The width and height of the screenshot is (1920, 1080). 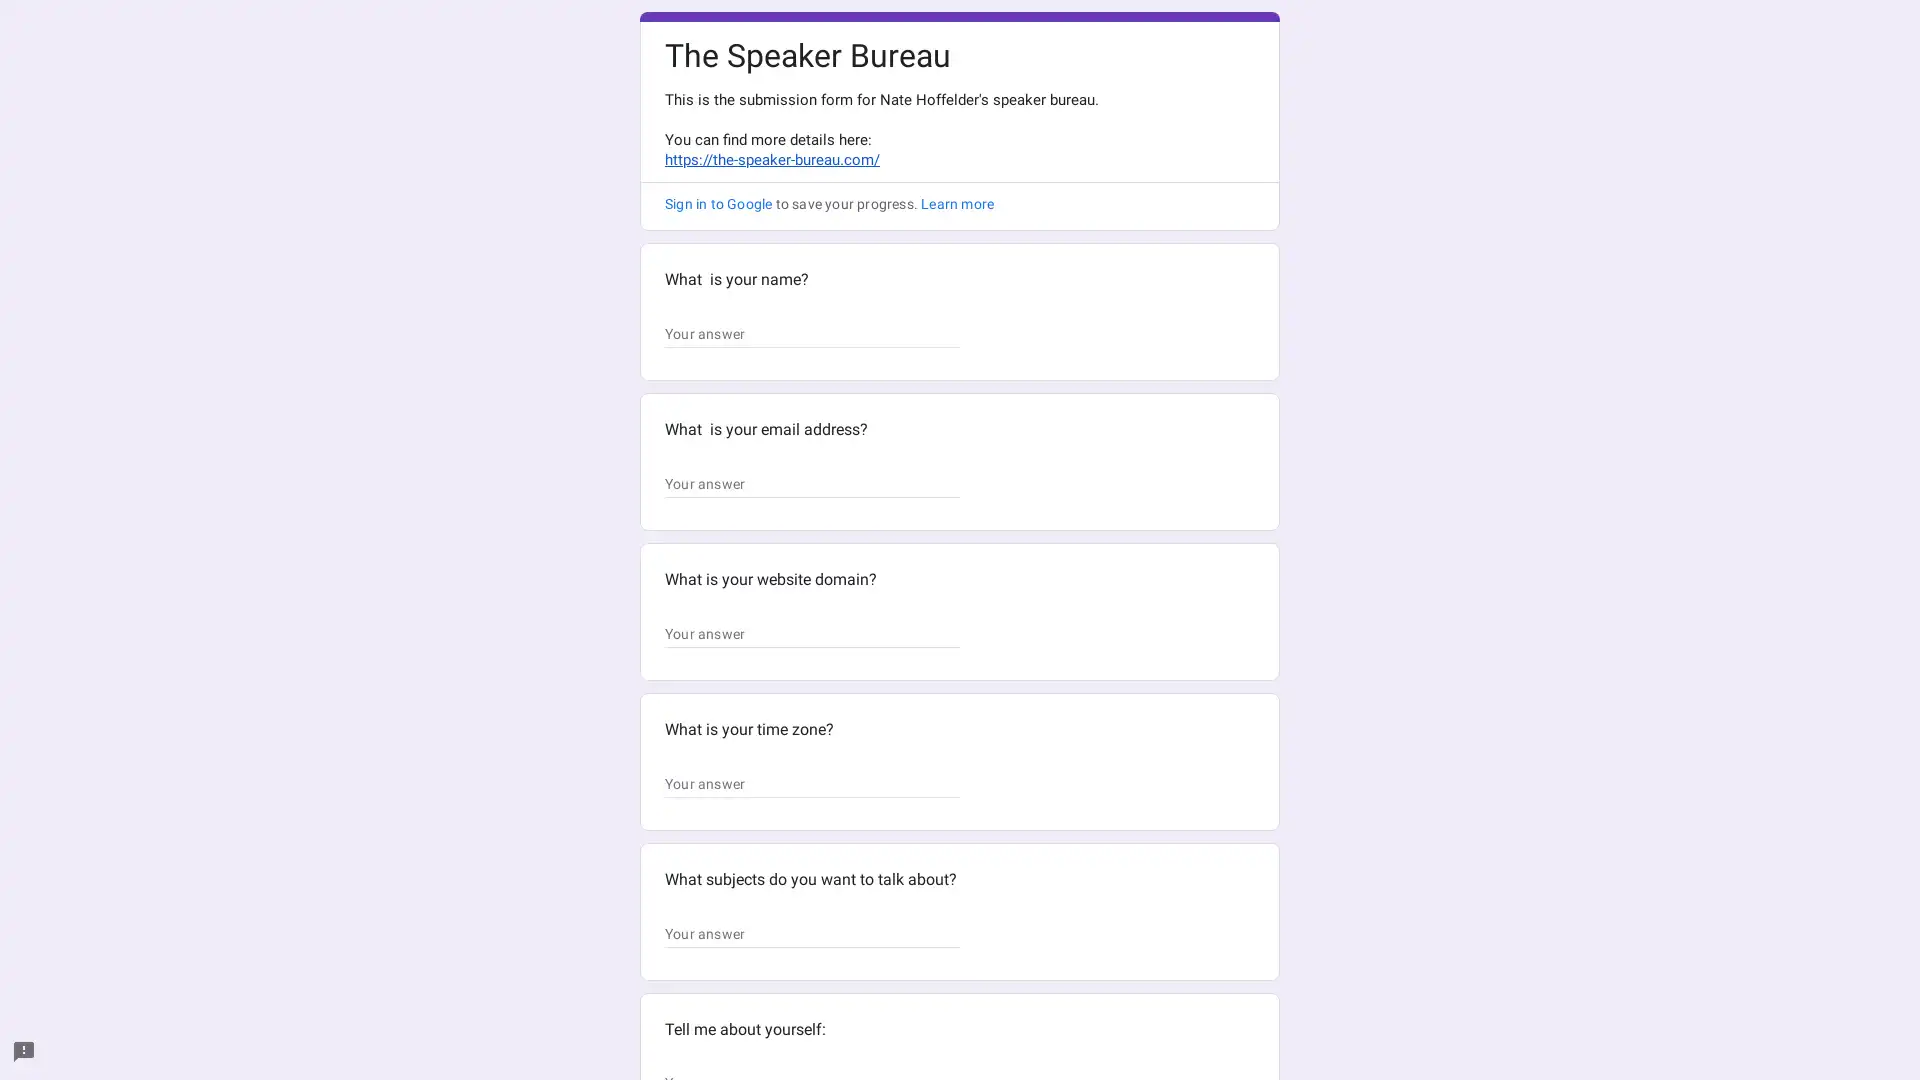 I want to click on Learn more, so click(x=956, y=204).